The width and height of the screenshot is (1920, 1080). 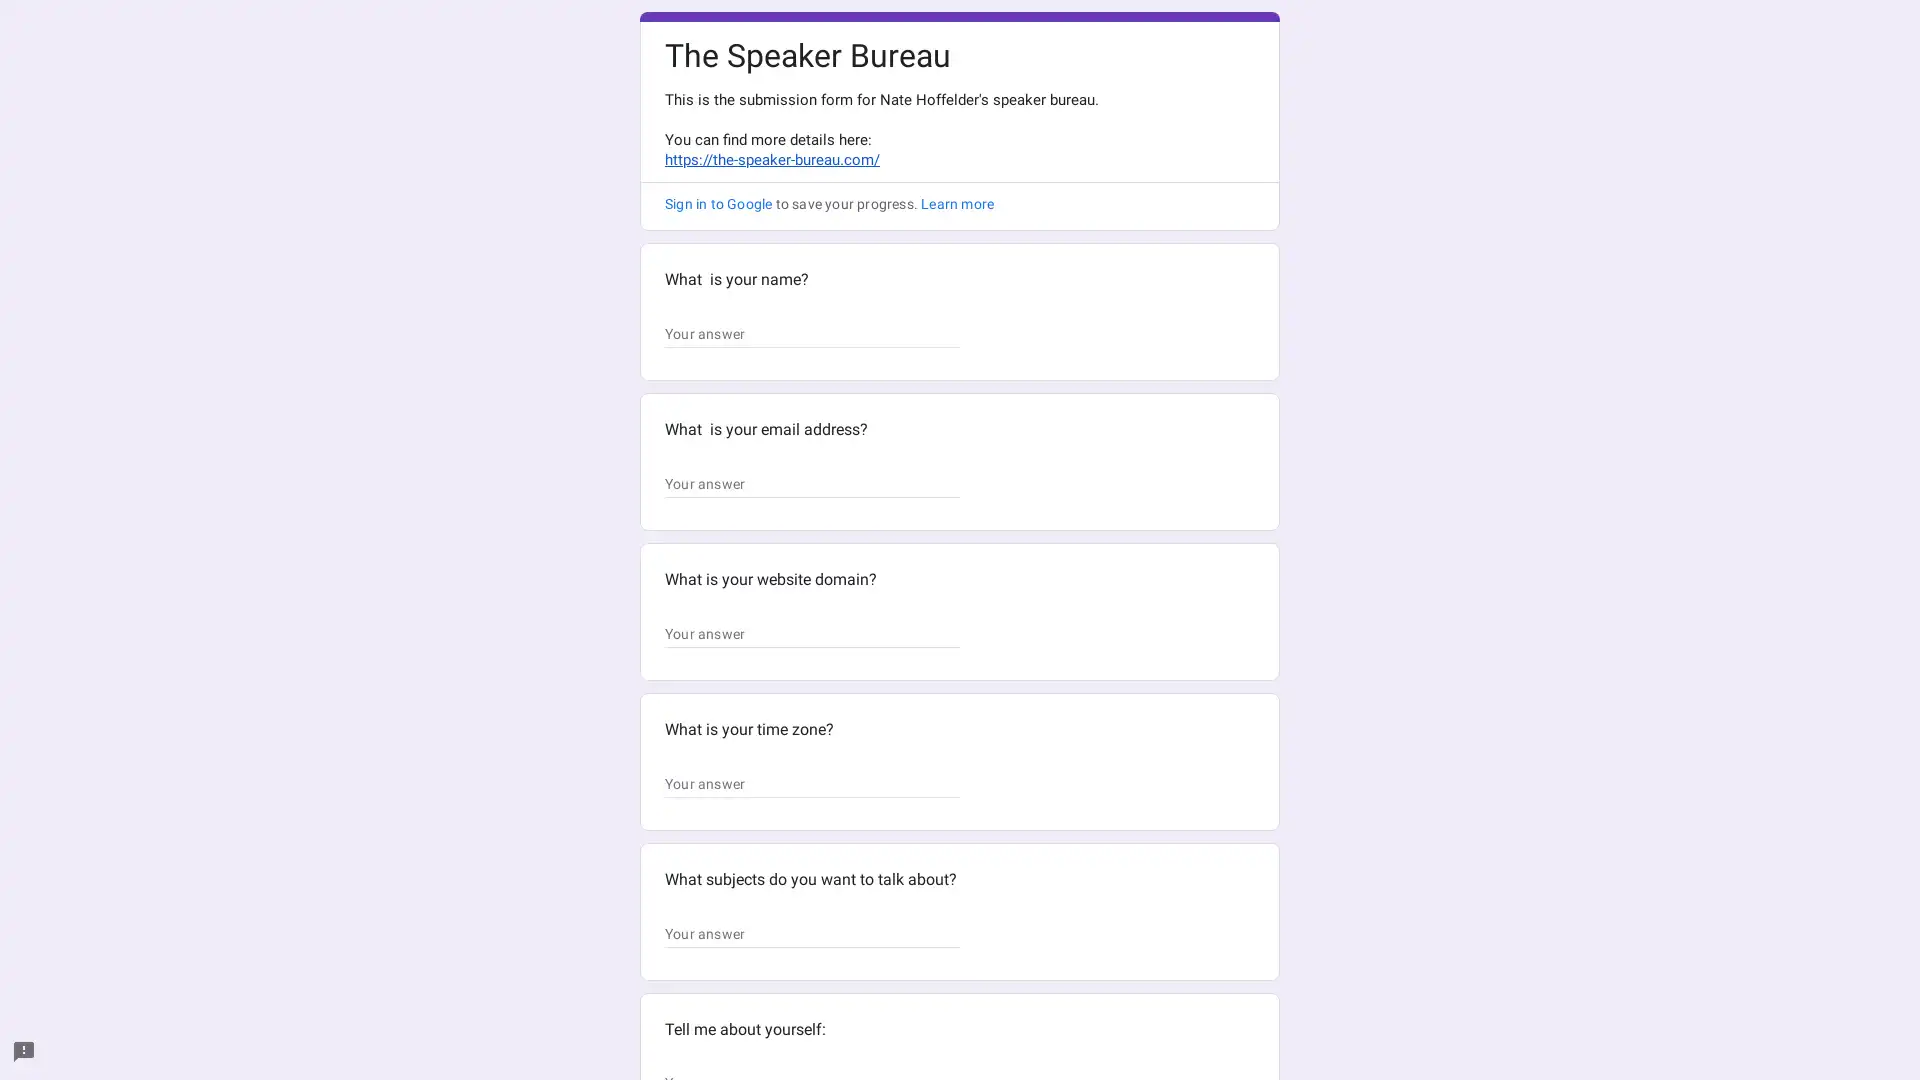 I want to click on Learn more, so click(x=956, y=204).